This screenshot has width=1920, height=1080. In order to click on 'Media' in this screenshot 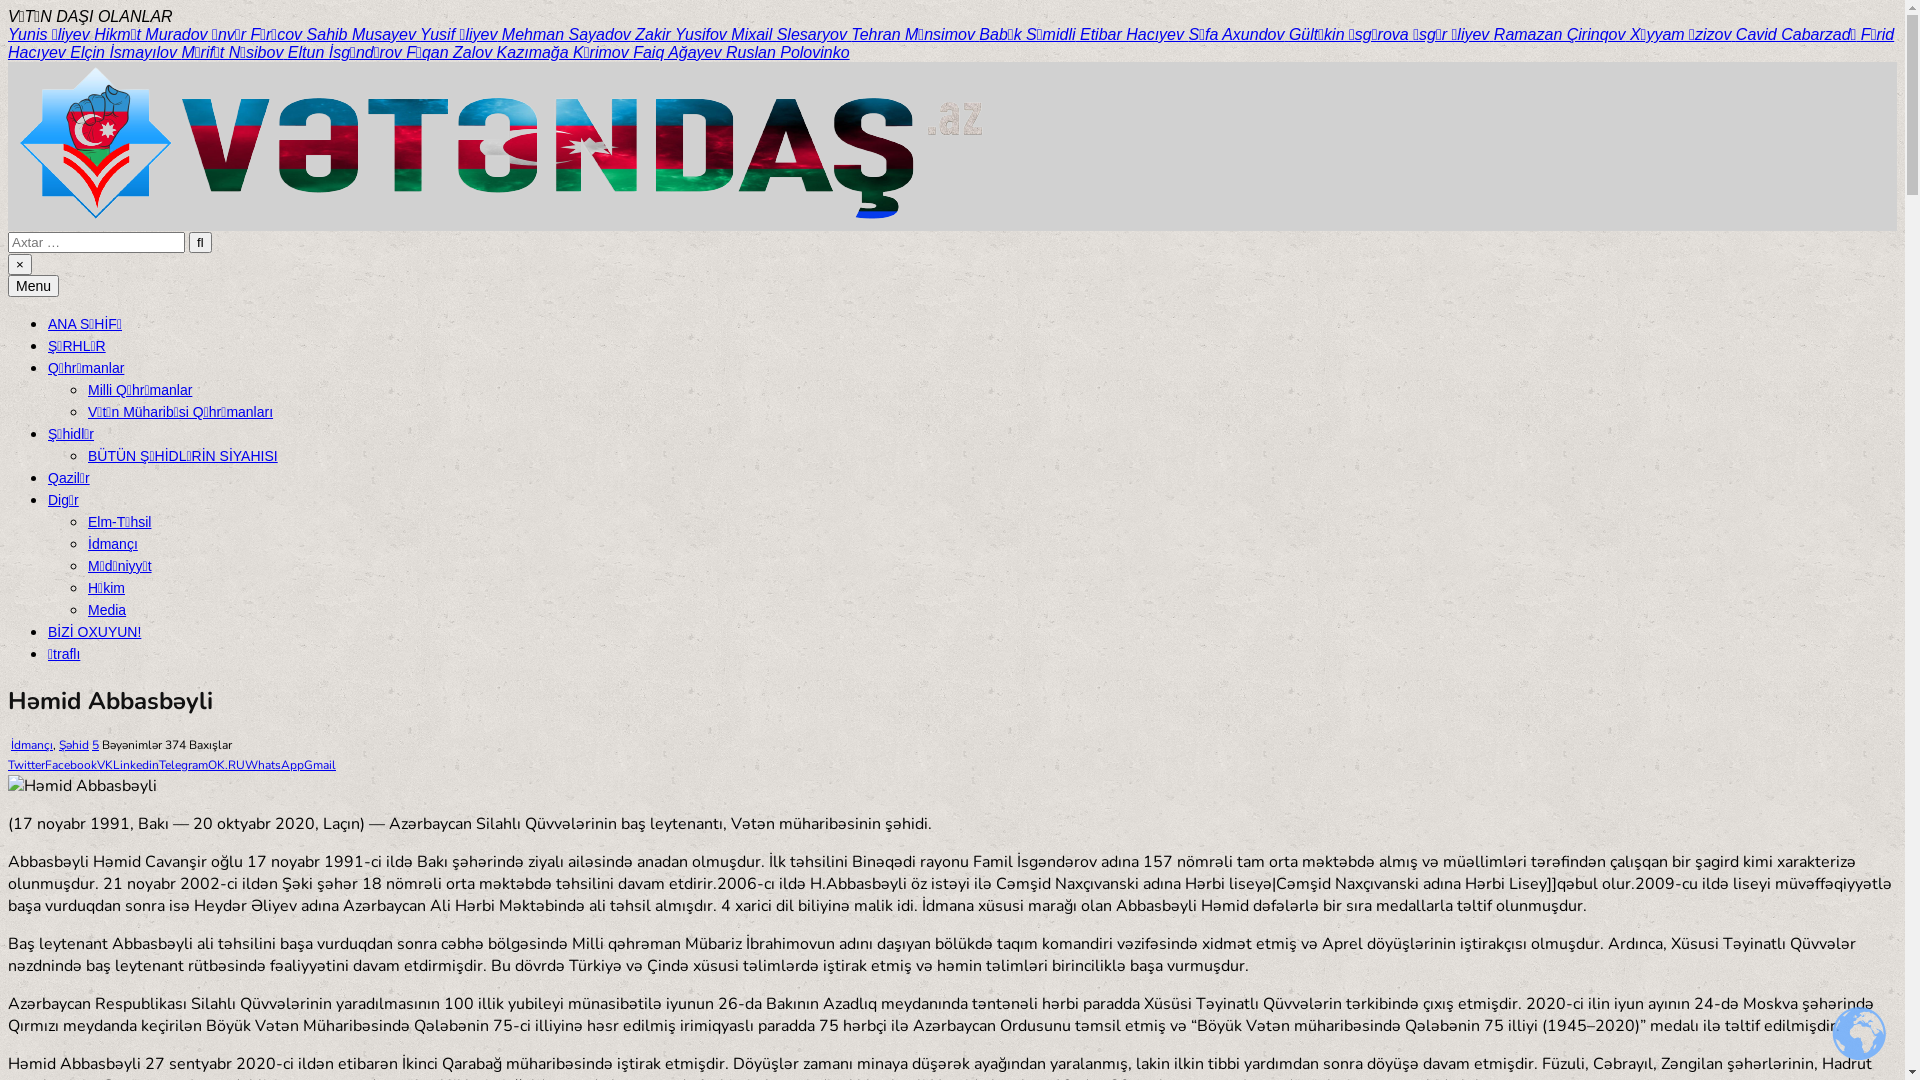, I will do `click(86, 608)`.